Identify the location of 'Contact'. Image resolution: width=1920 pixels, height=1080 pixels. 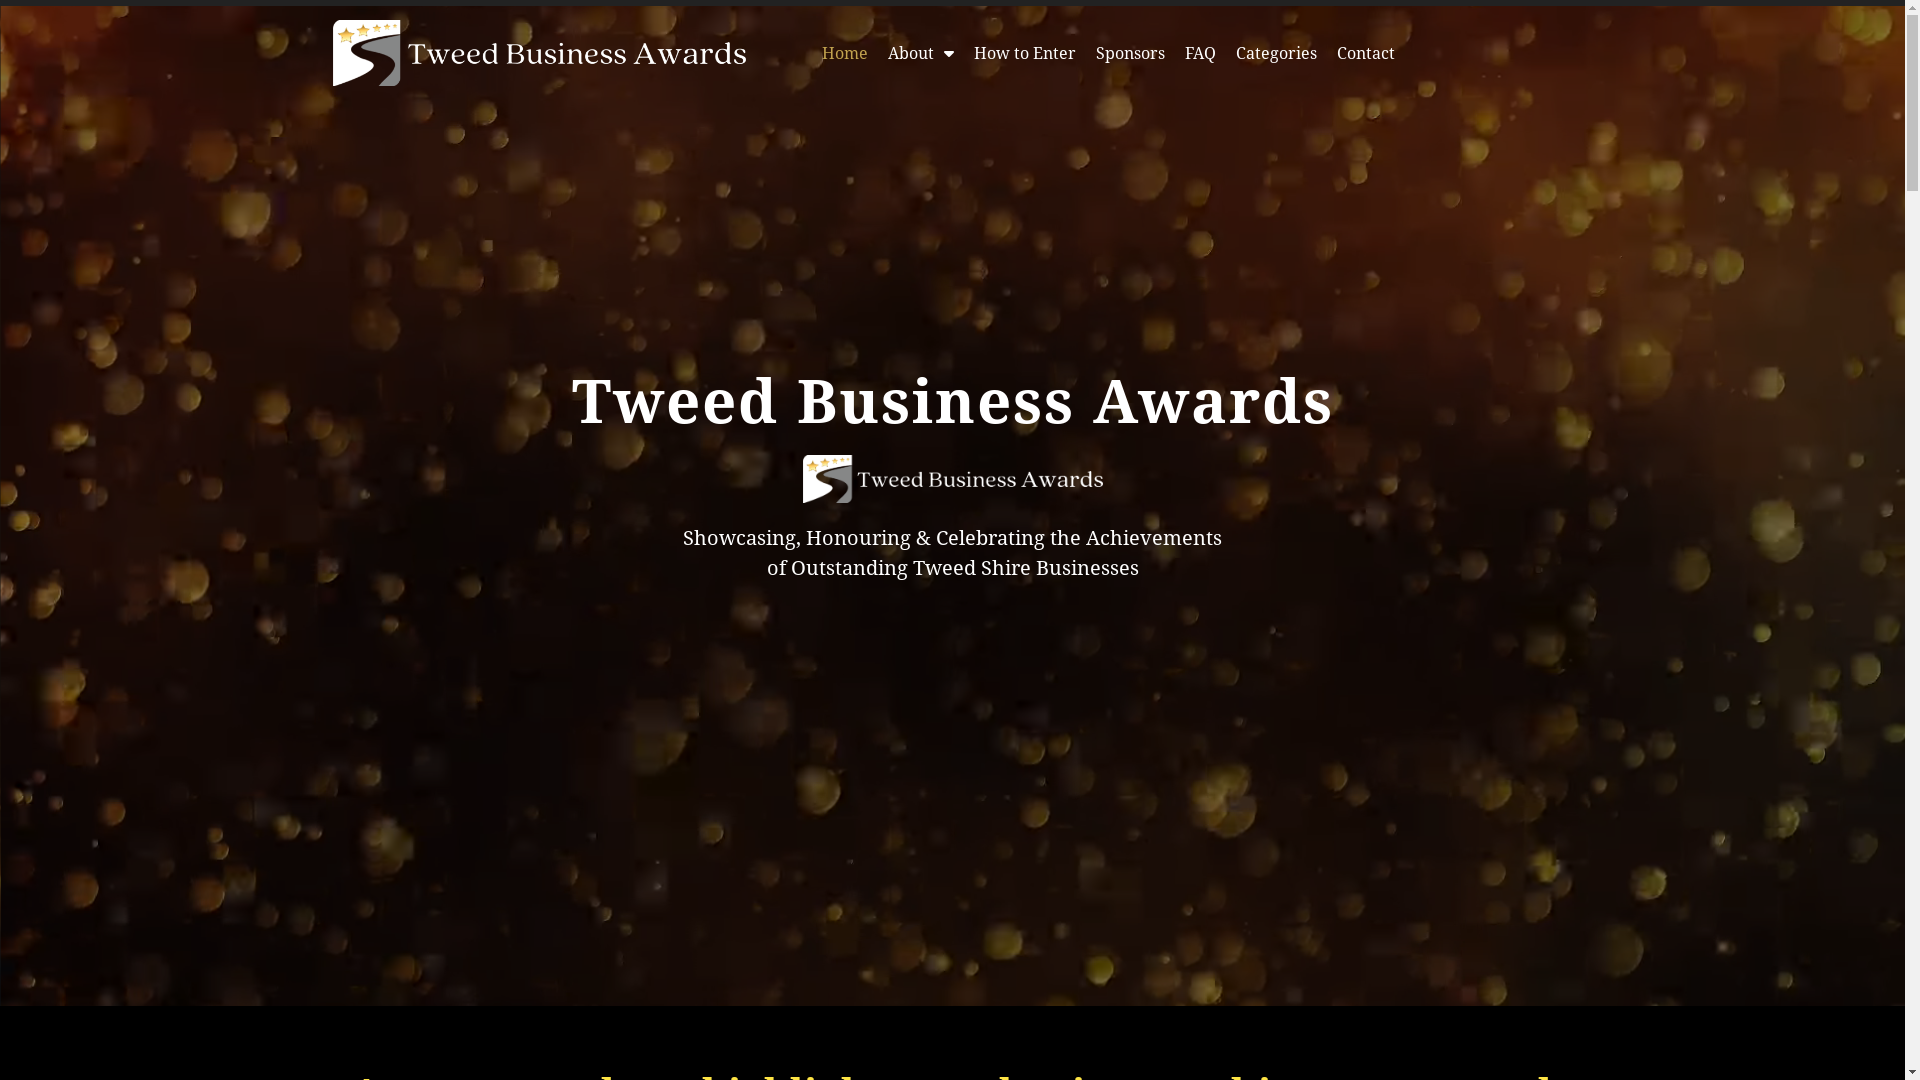
(1337, 52).